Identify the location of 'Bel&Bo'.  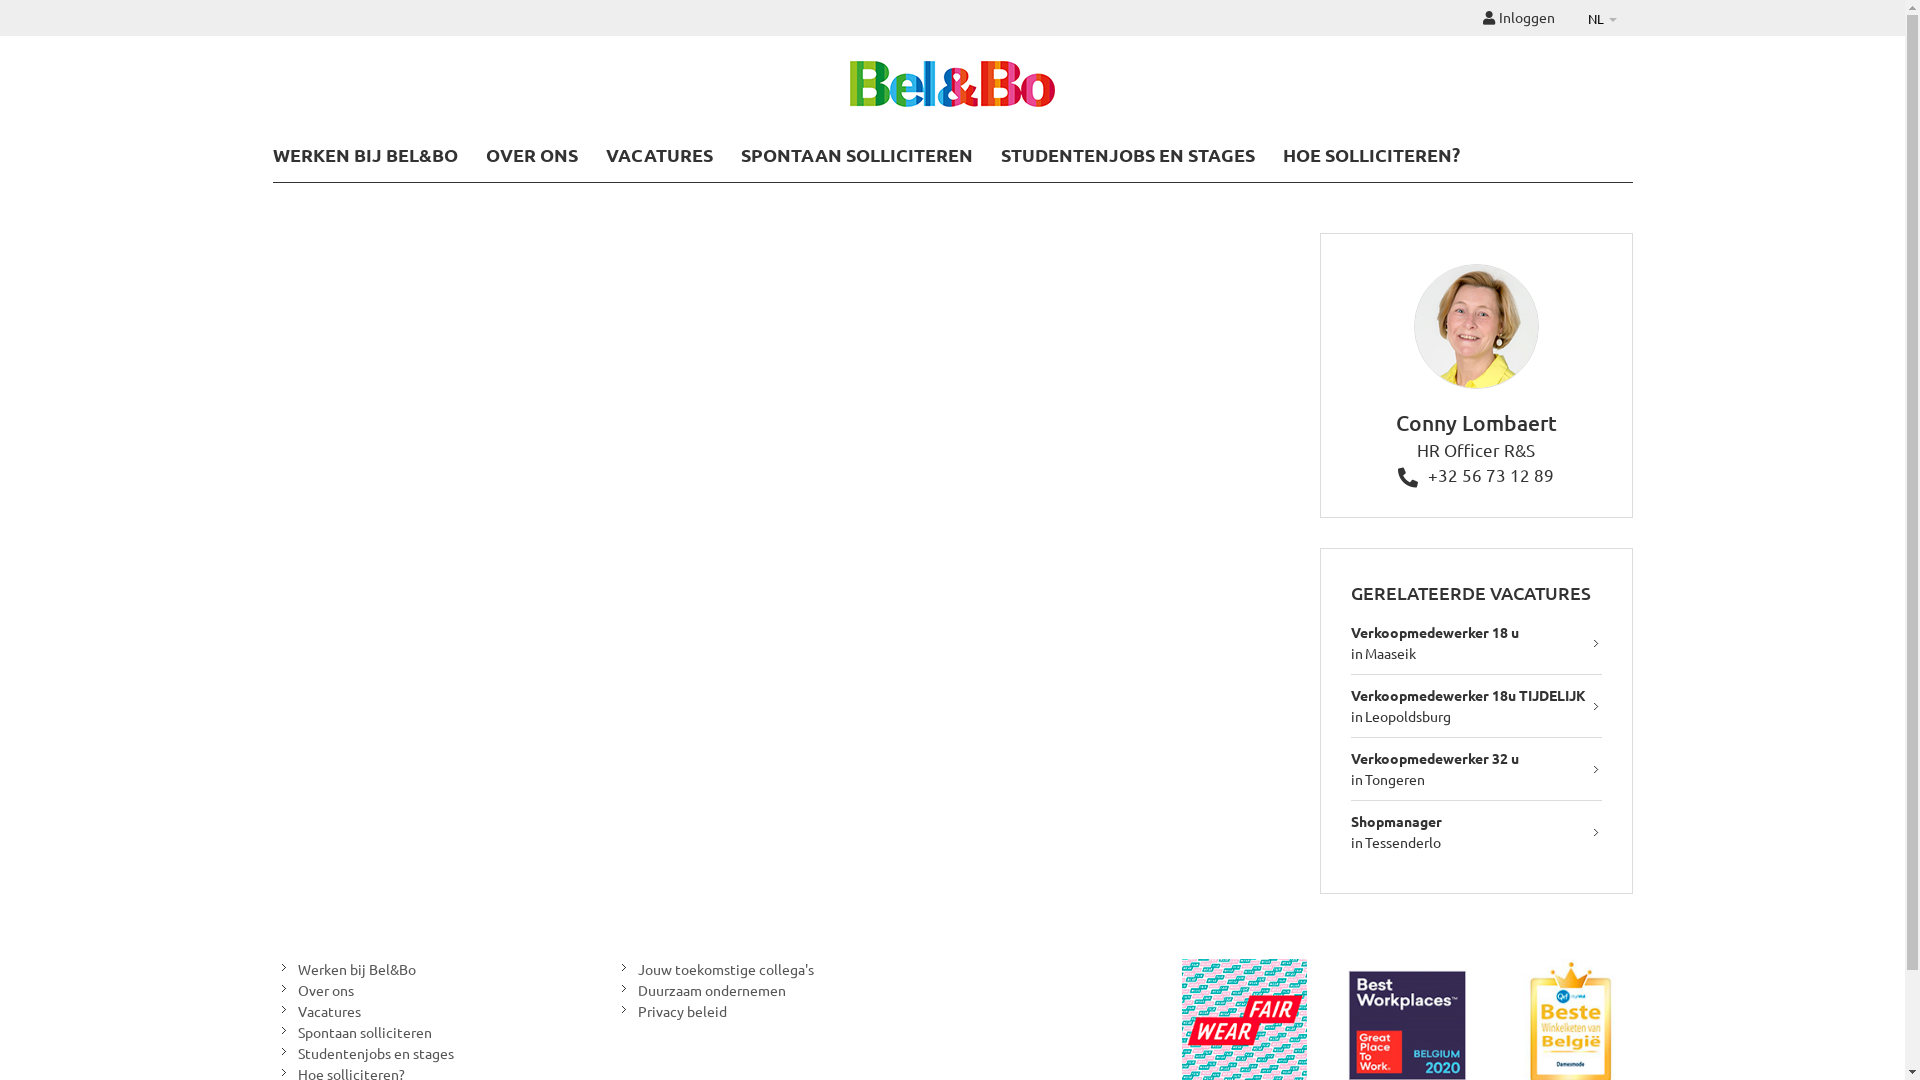
(849, 85).